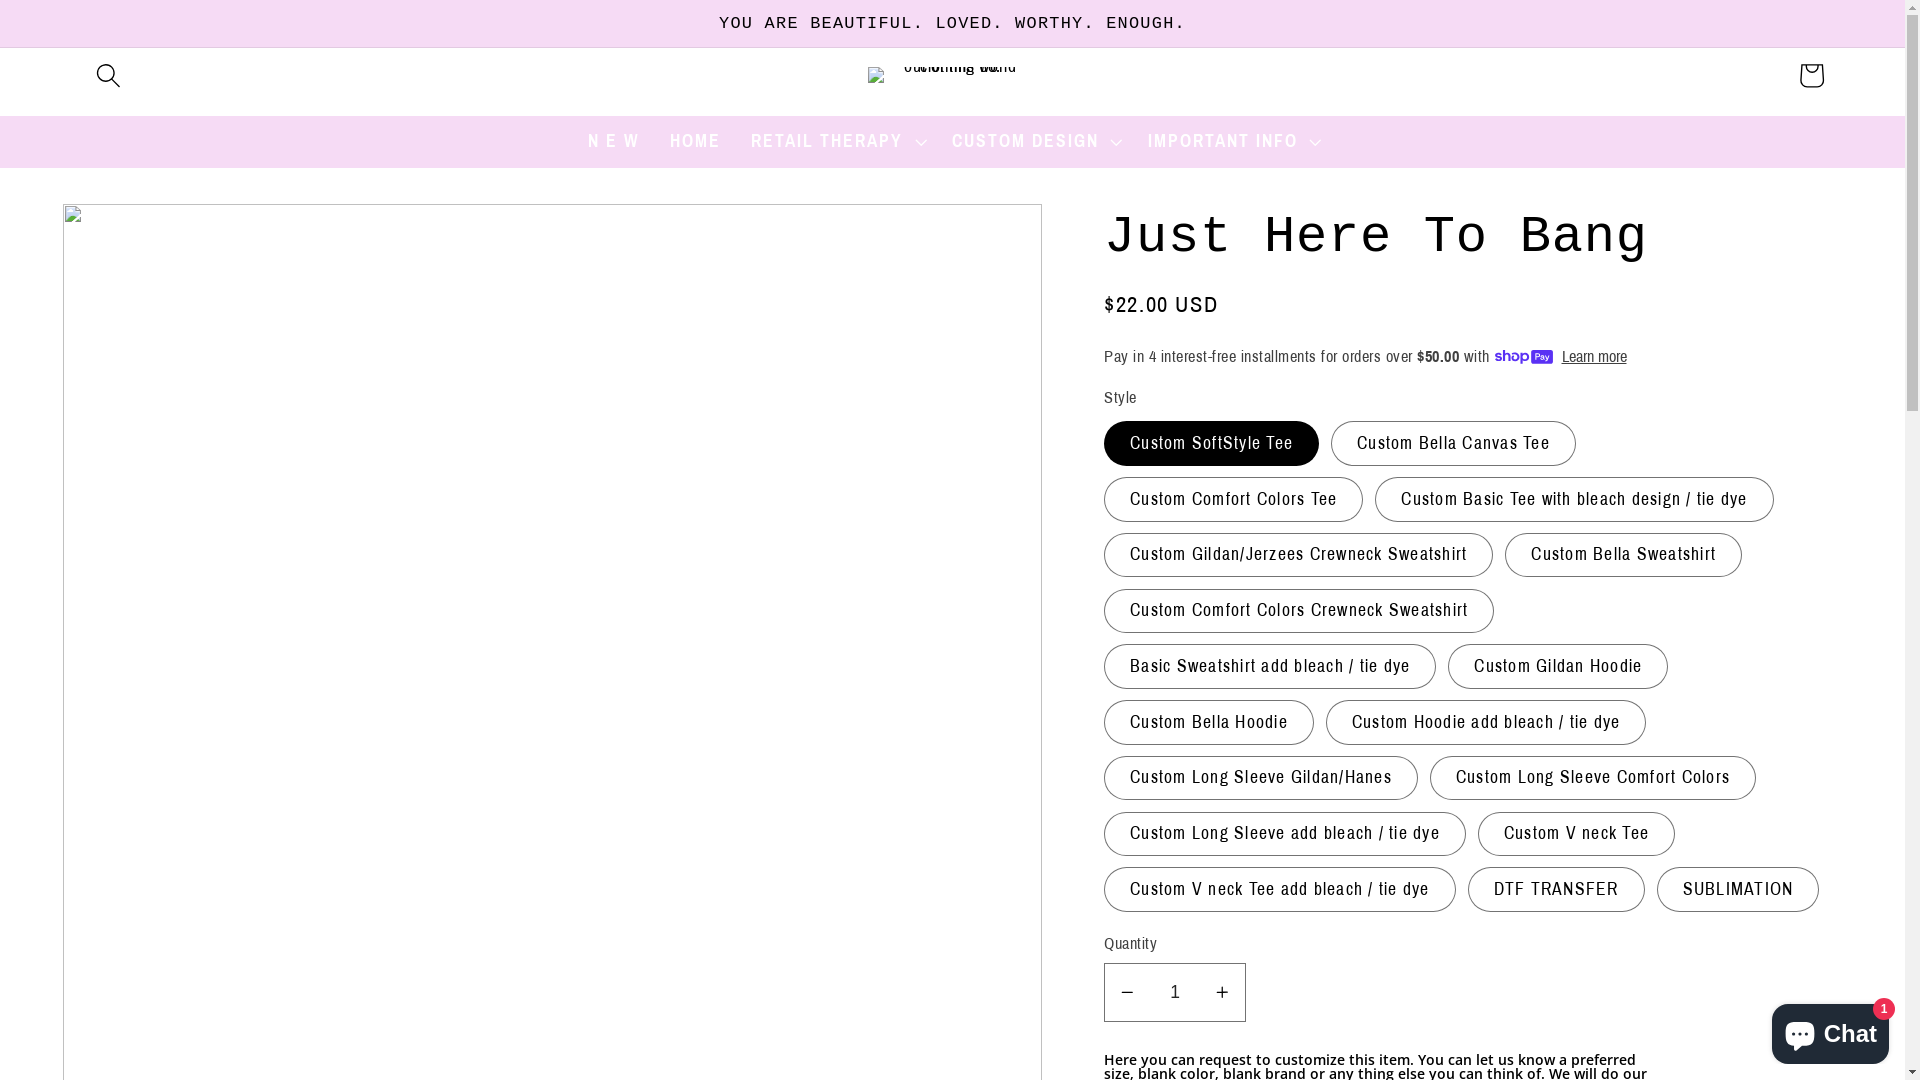 The height and width of the screenshot is (1080, 1920). Describe the element at coordinates (1811, 74) in the screenshot. I see `'Cart'` at that location.